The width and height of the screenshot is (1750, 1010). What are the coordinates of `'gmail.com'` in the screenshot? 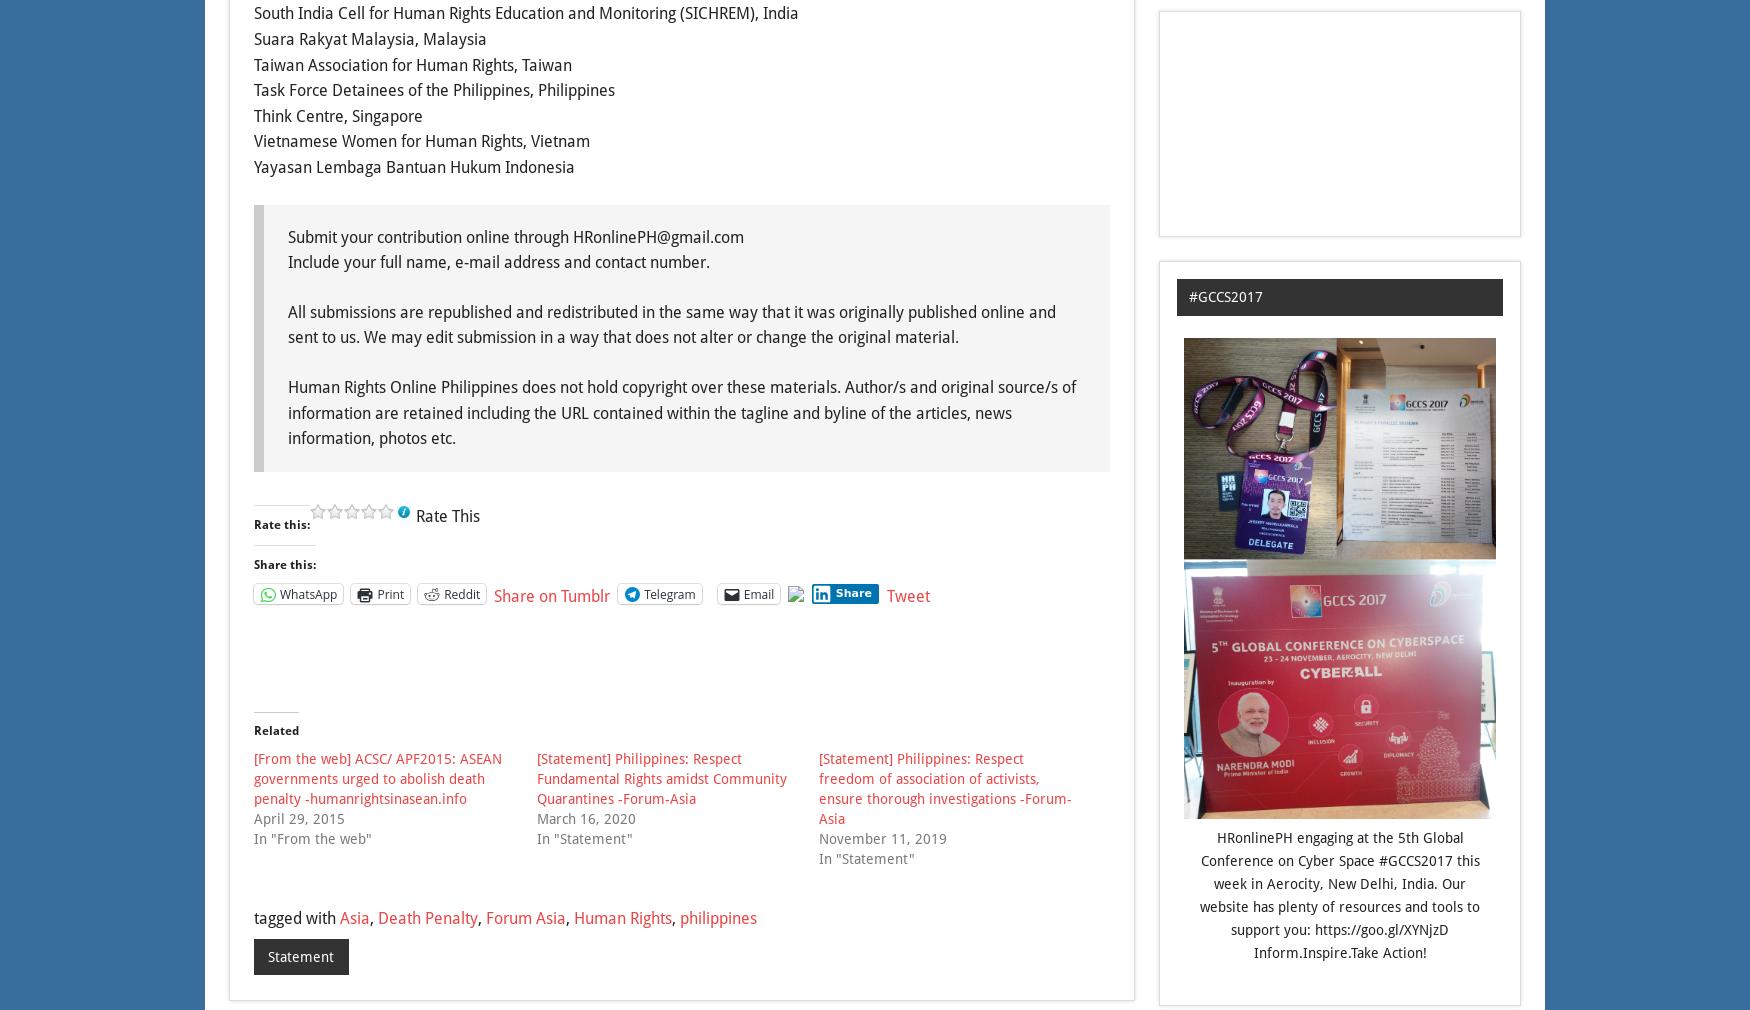 It's located at (669, 235).